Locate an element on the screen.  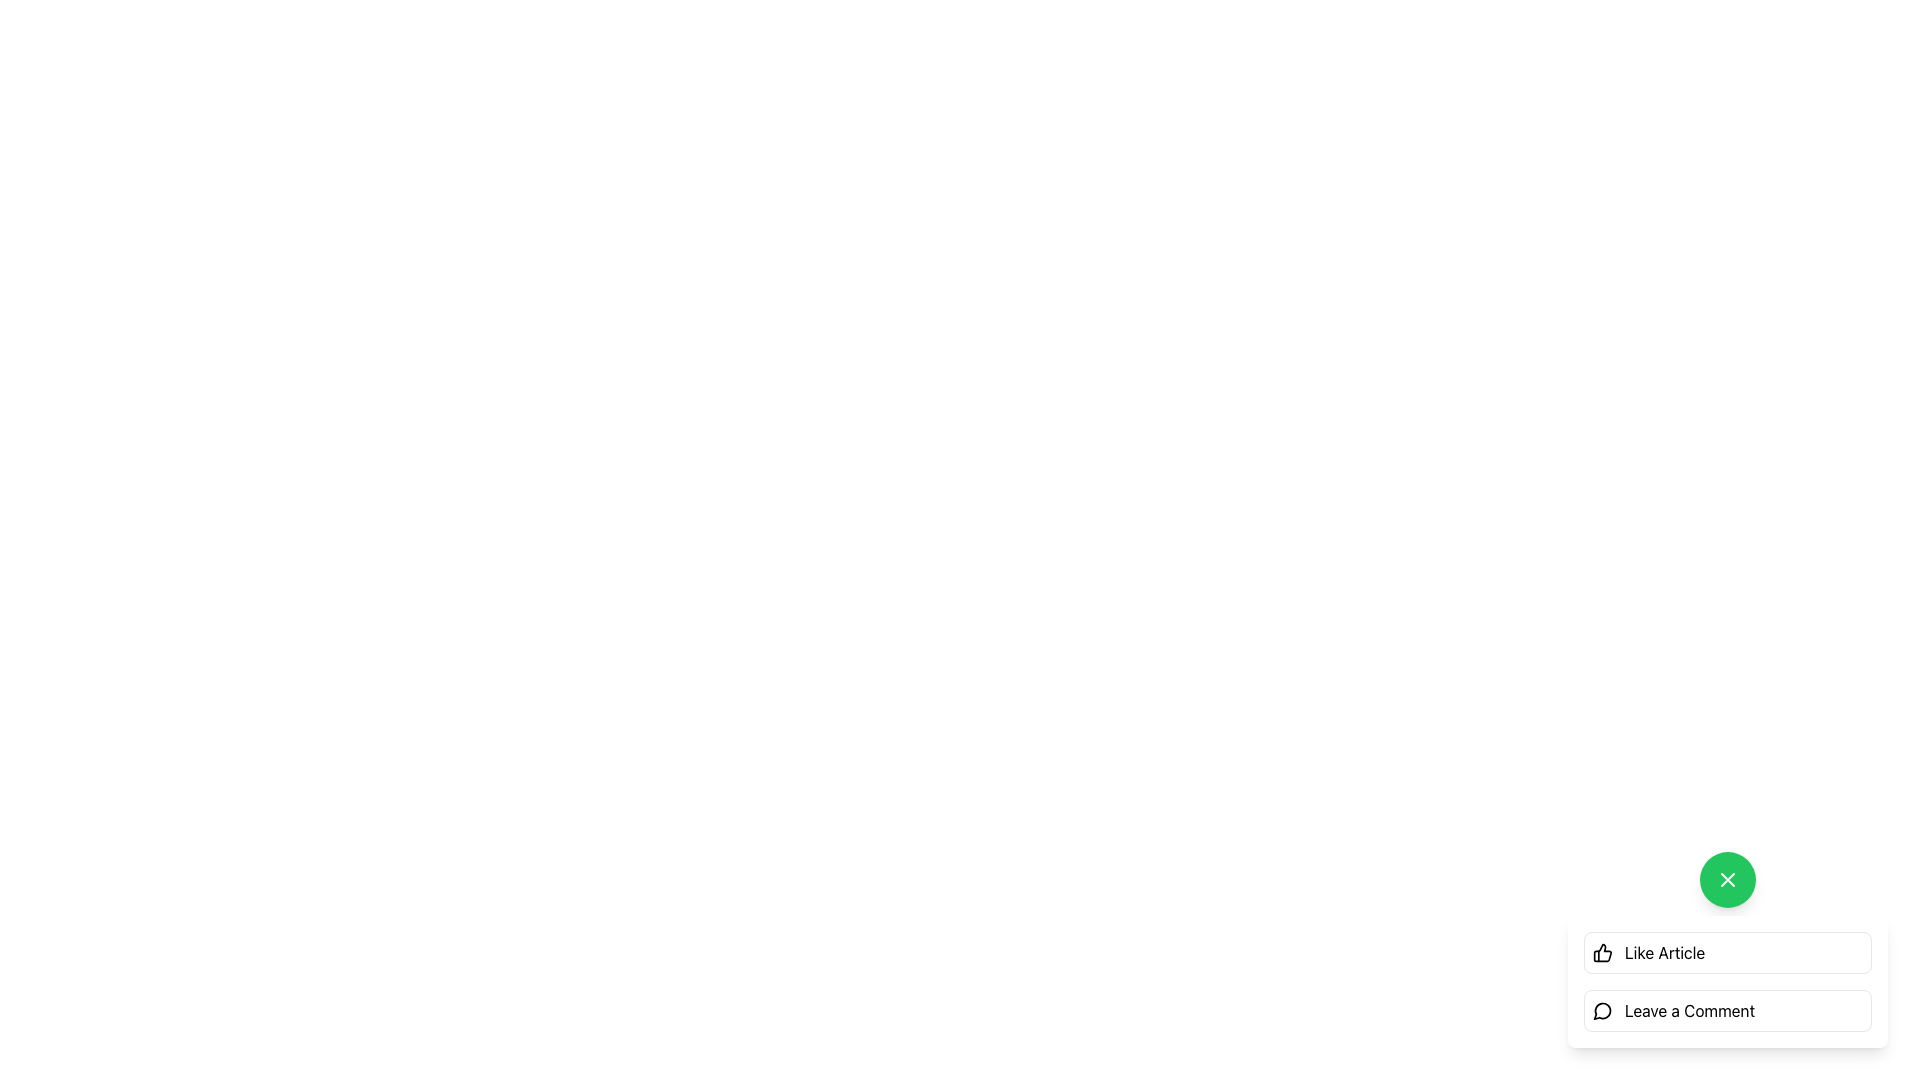
the 'Like Article' text label, which displays in black sans-serif font and is positioned near a thumbs-up icon in the lower-right region of the interface is located at coordinates (1665, 951).